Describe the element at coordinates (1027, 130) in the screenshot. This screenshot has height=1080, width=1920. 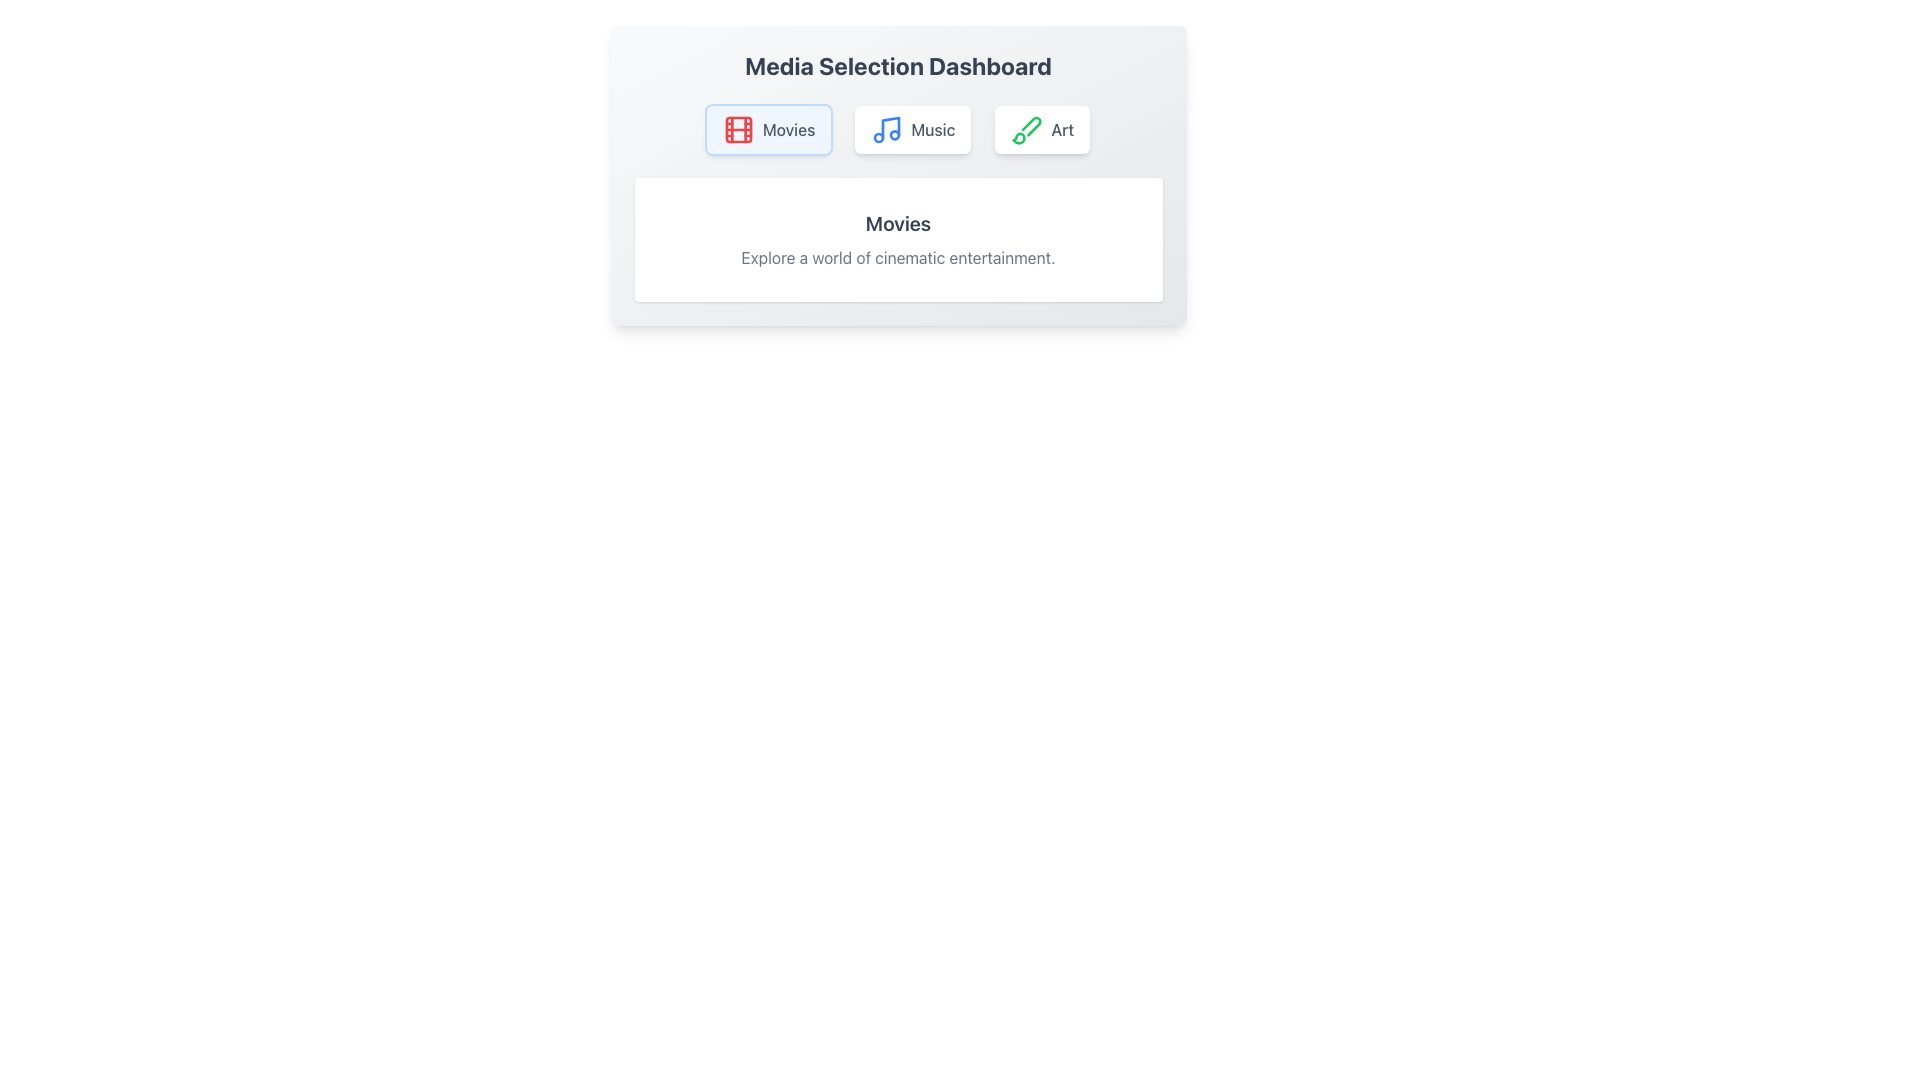
I see `the green brush icon located in the top section of the dashboard, which is part of the 'Art' category card and positioned to the rightmost among three icons` at that location.